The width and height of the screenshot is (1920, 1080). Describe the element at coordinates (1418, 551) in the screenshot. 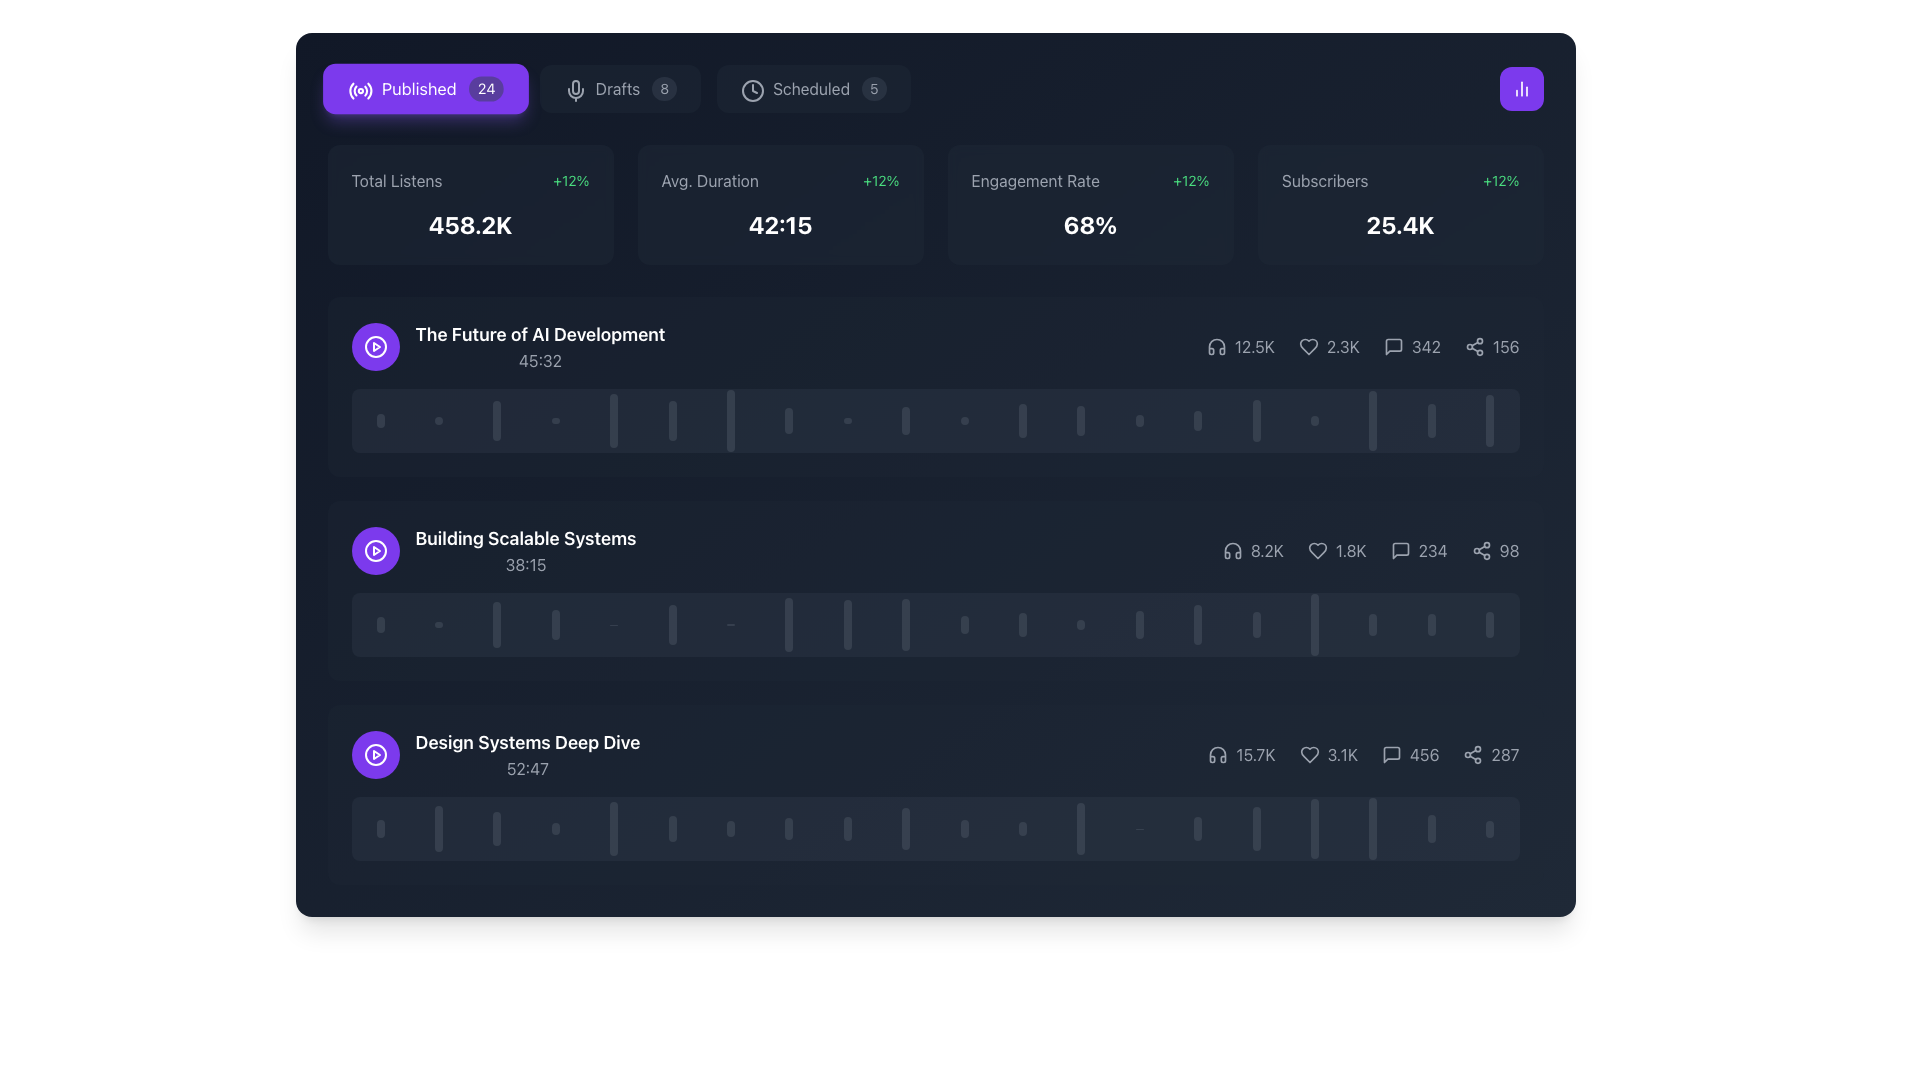

I see `the Metric display for comments (234) located in the lower-right corner of the second card` at that location.